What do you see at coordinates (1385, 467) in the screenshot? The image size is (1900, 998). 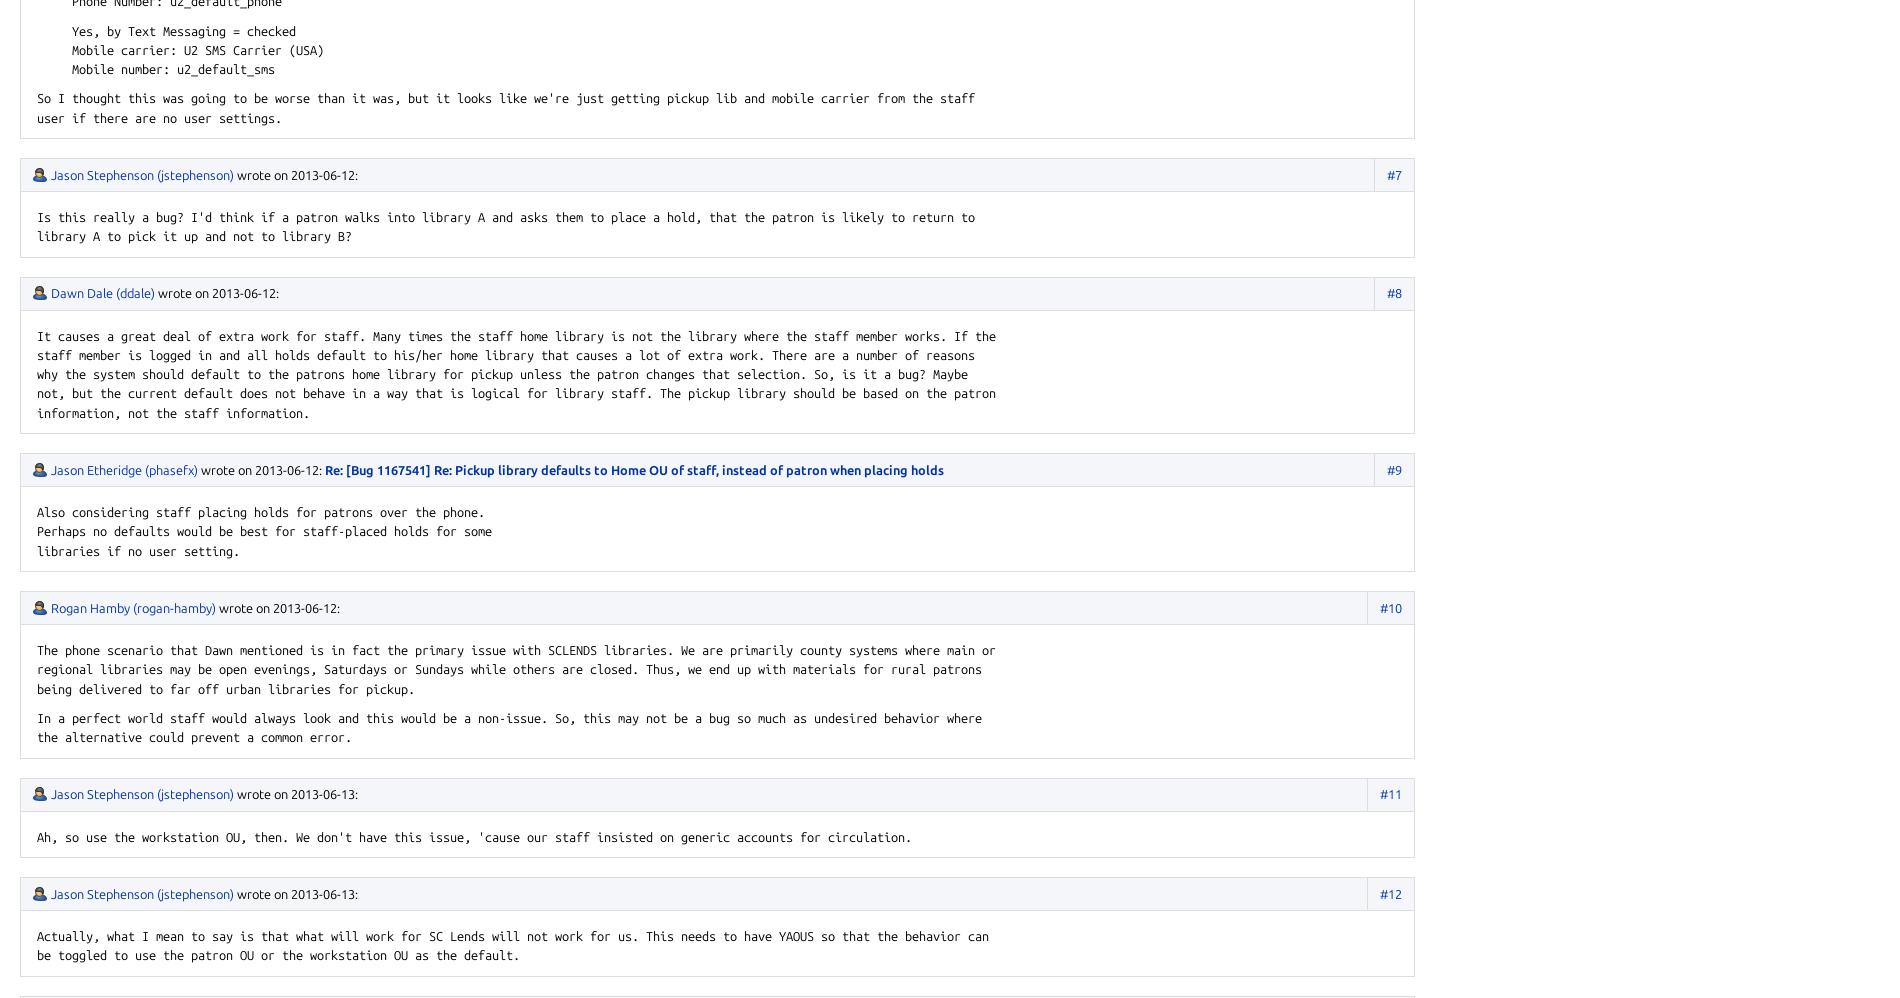 I see `'#9'` at bounding box center [1385, 467].